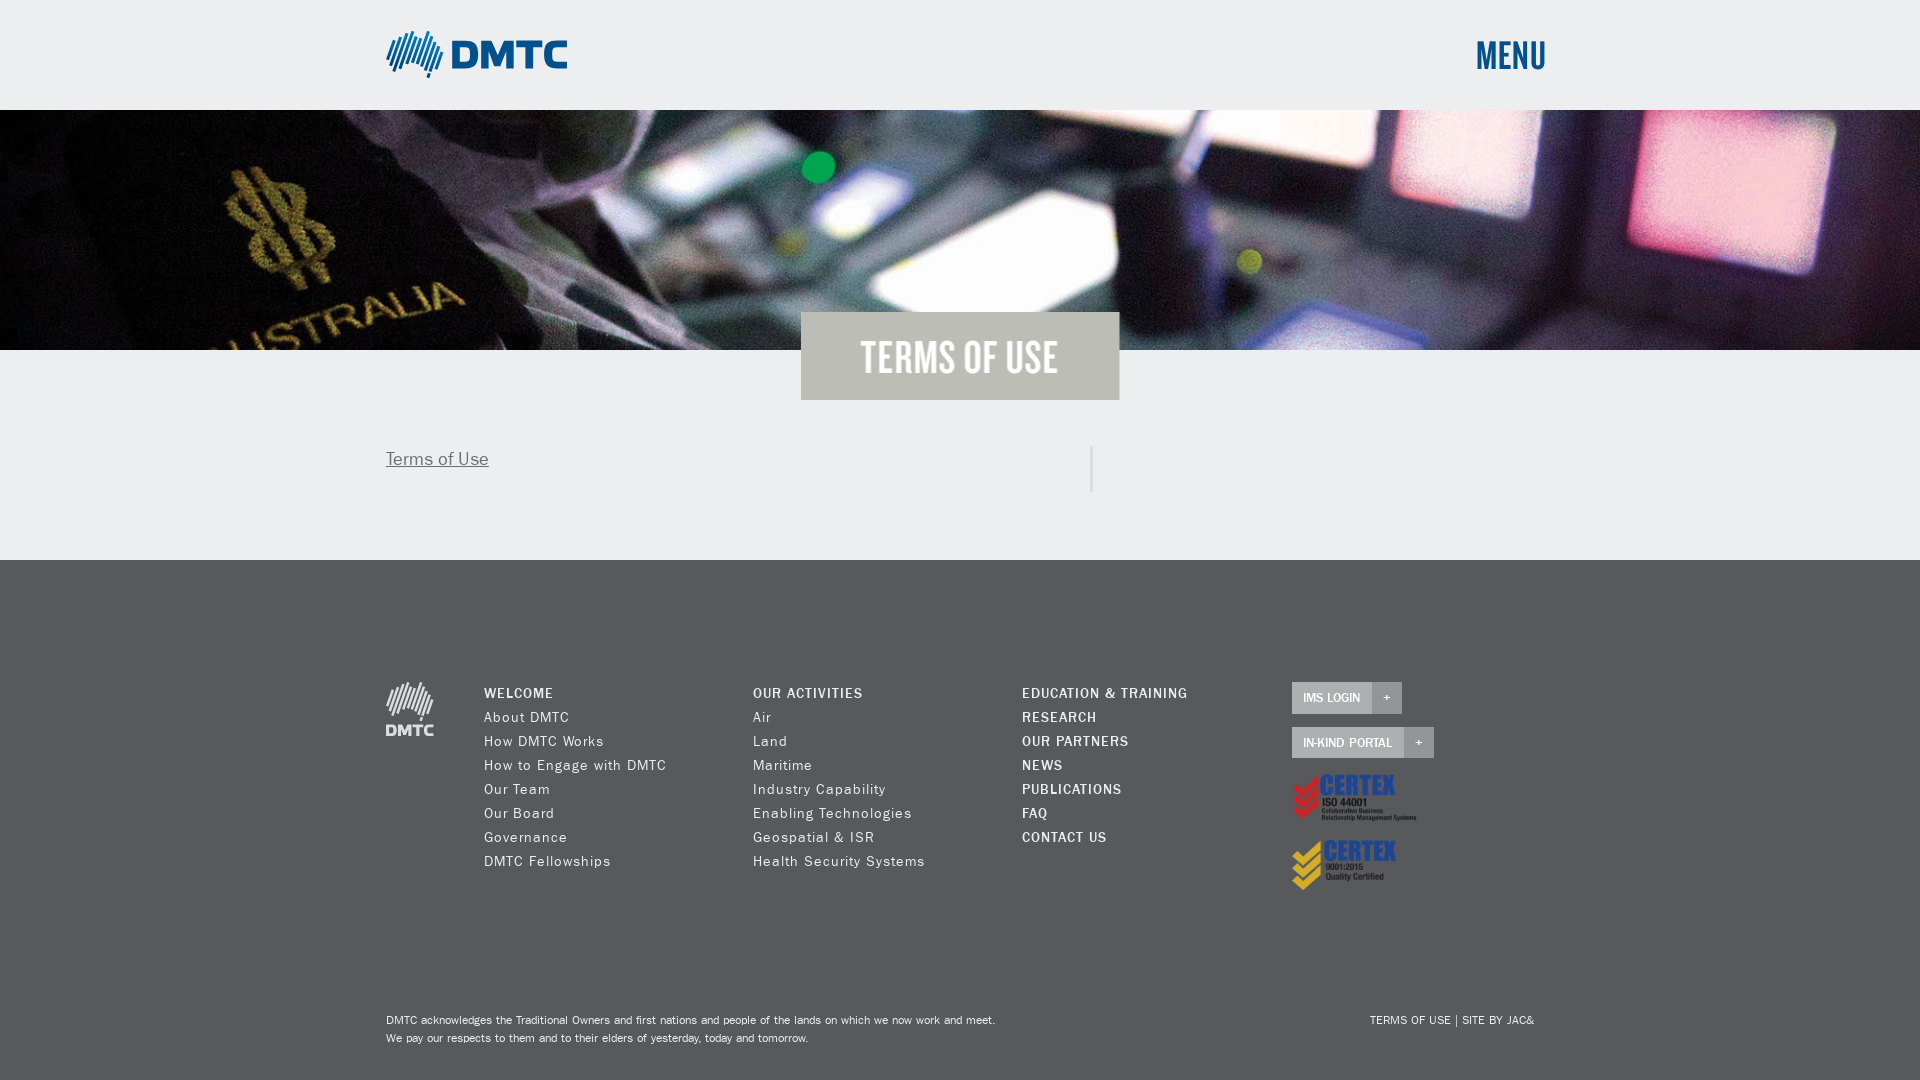  I want to click on 'OUR PARTNERS', so click(1074, 741).